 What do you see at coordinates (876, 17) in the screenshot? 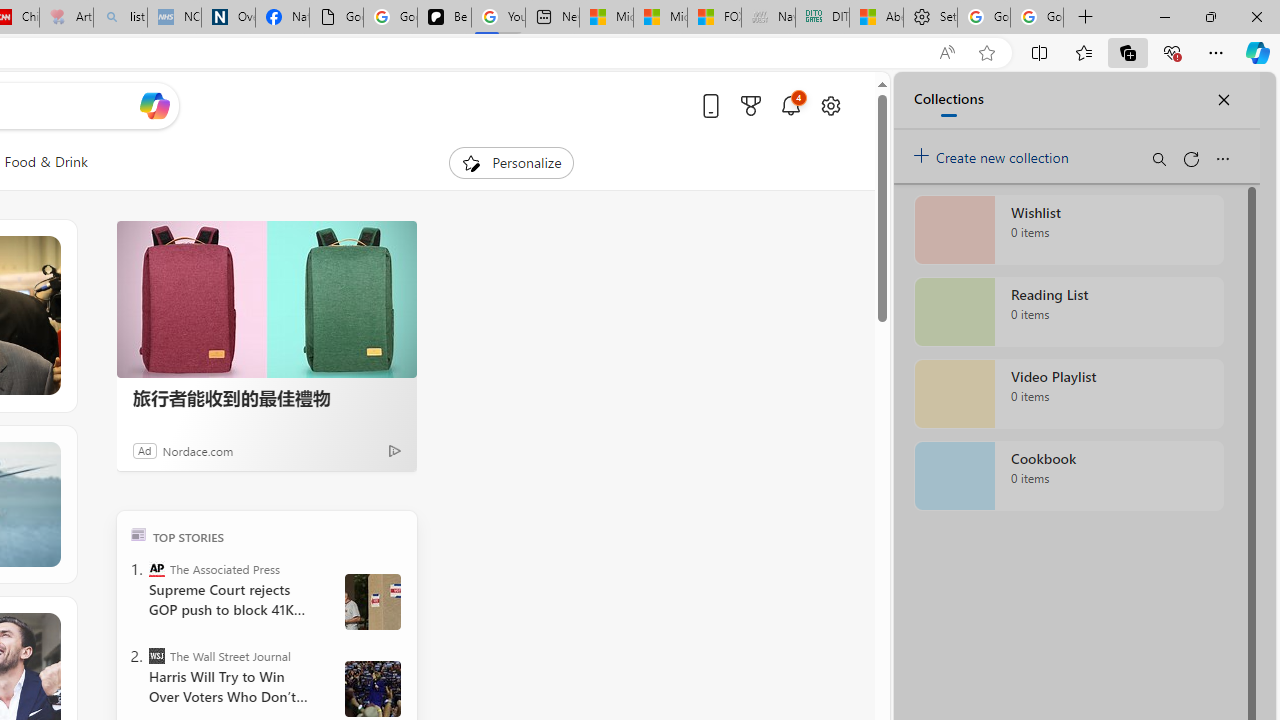
I see `'Aberdeen, Hong Kong SAR hourly forecast | Microsoft Weather'` at bounding box center [876, 17].